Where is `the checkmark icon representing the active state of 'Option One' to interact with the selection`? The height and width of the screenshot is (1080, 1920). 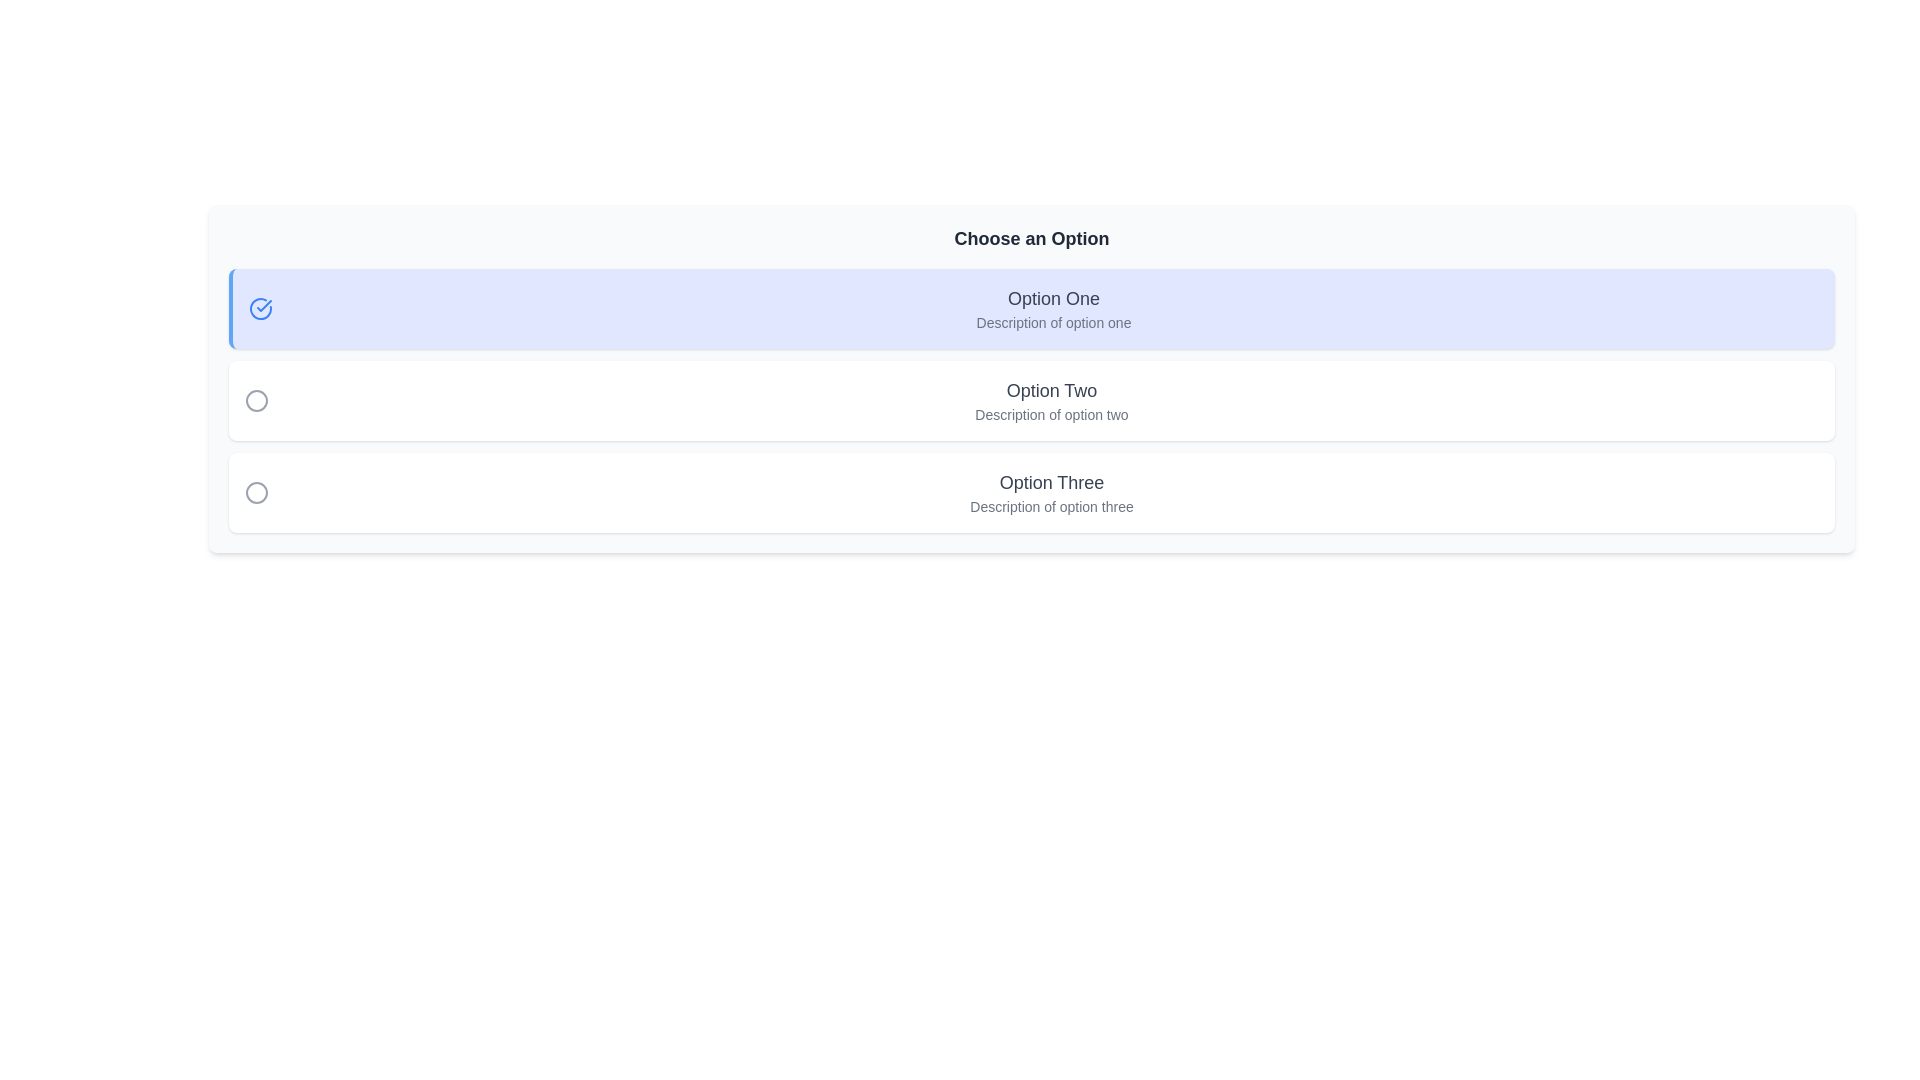 the checkmark icon representing the active state of 'Option One' to interact with the selection is located at coordinates (263, 305).